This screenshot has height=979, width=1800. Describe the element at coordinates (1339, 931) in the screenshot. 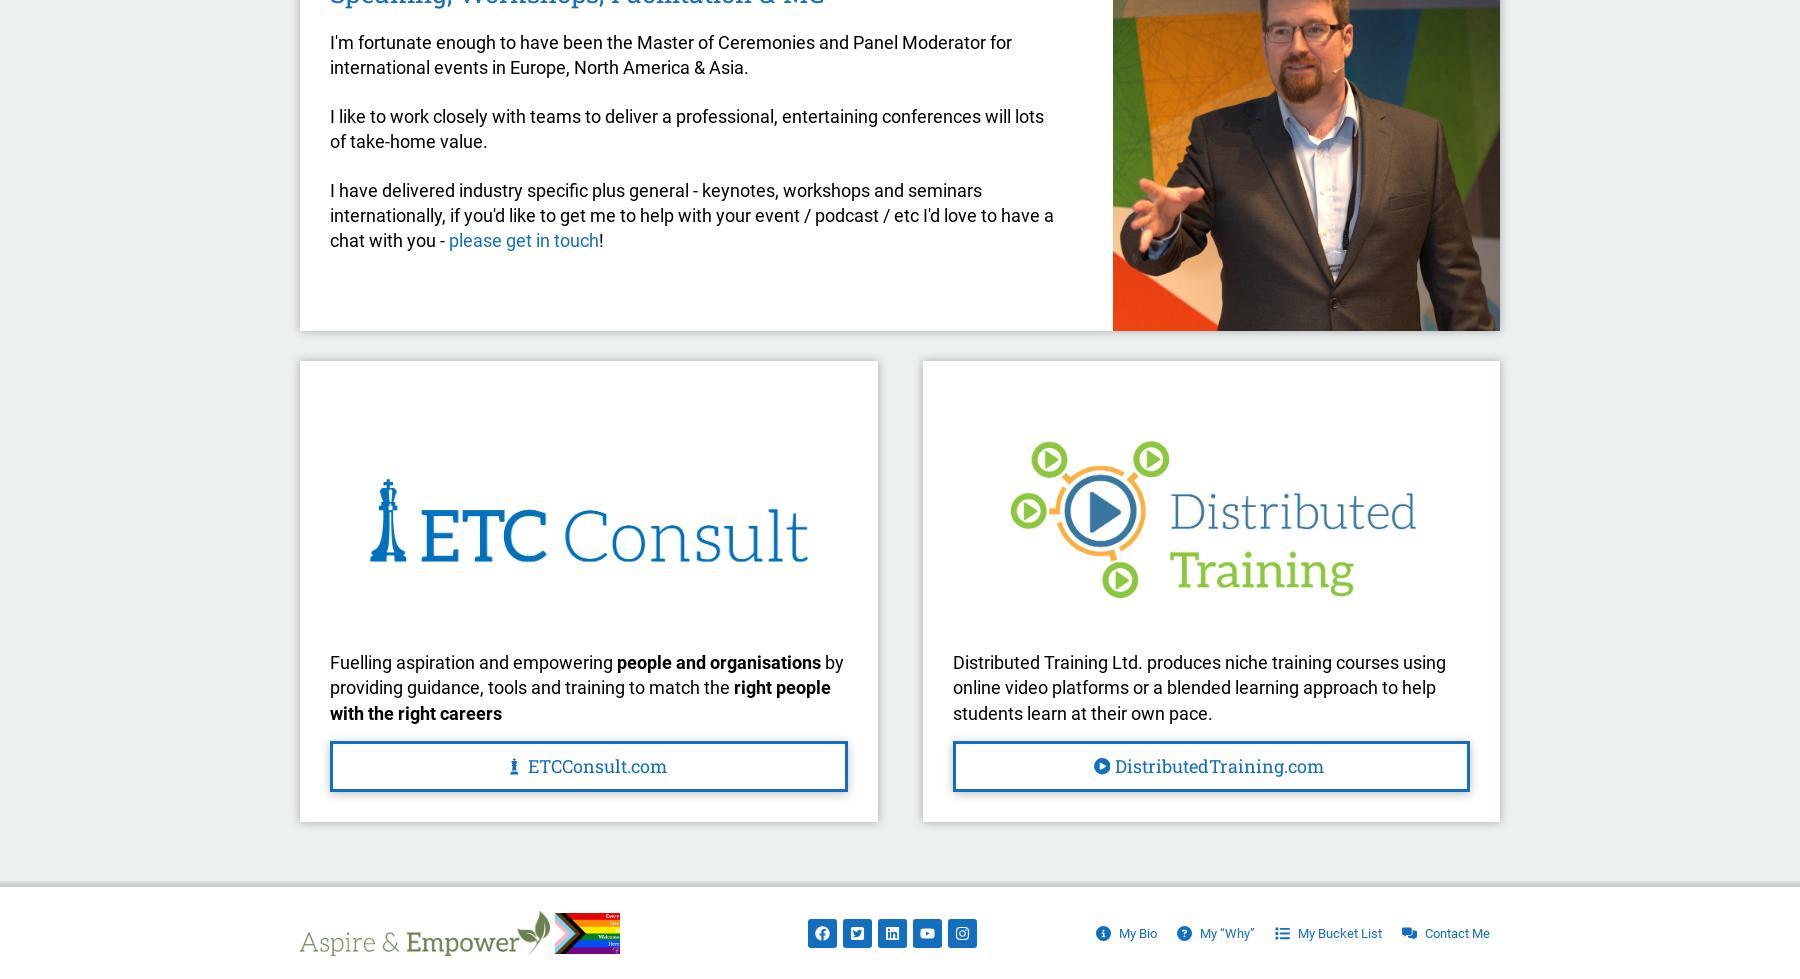

I see `'My Bucket List'` at that location.